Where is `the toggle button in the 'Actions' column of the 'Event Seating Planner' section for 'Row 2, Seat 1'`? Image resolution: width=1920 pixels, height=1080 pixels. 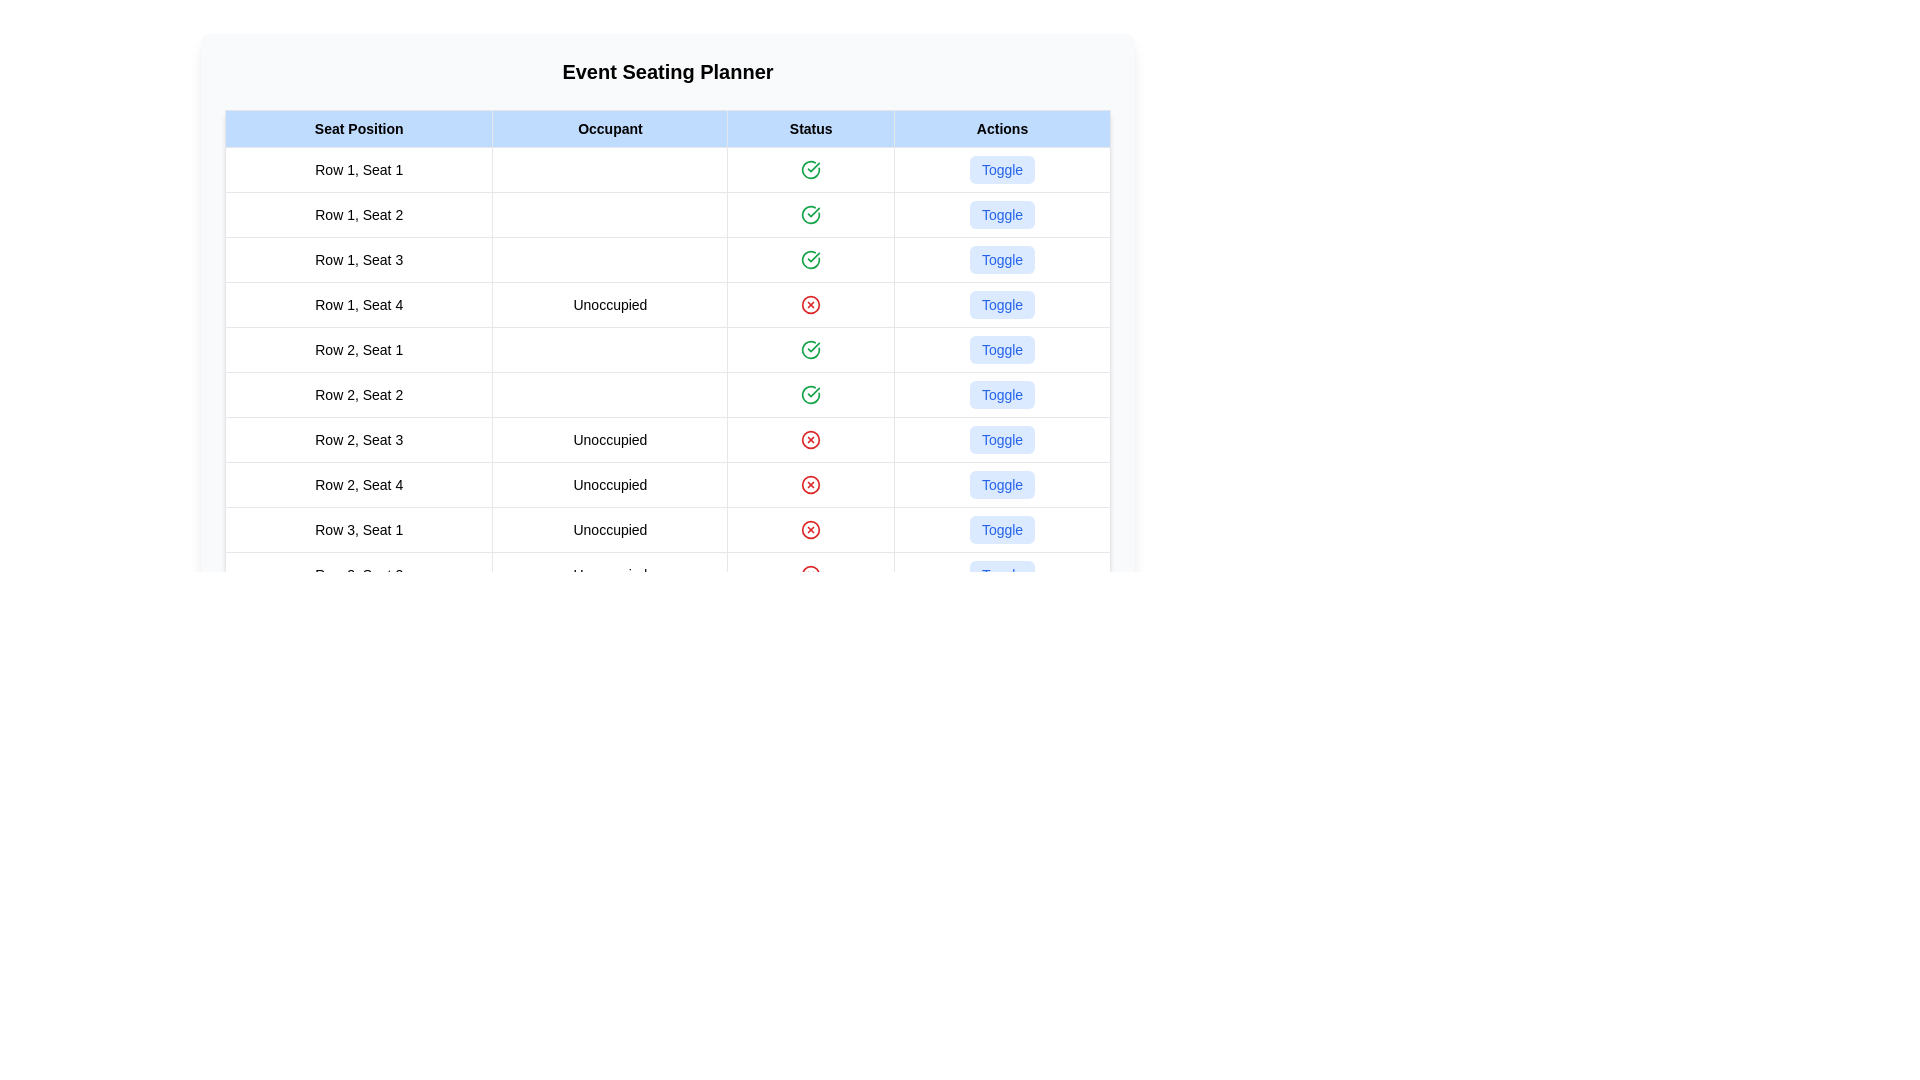
the toggle button in the 'Actions' column of the 'Event Seating Planner' section for 'Row 2, Seat 1' is located at coordinates (1002, 349).